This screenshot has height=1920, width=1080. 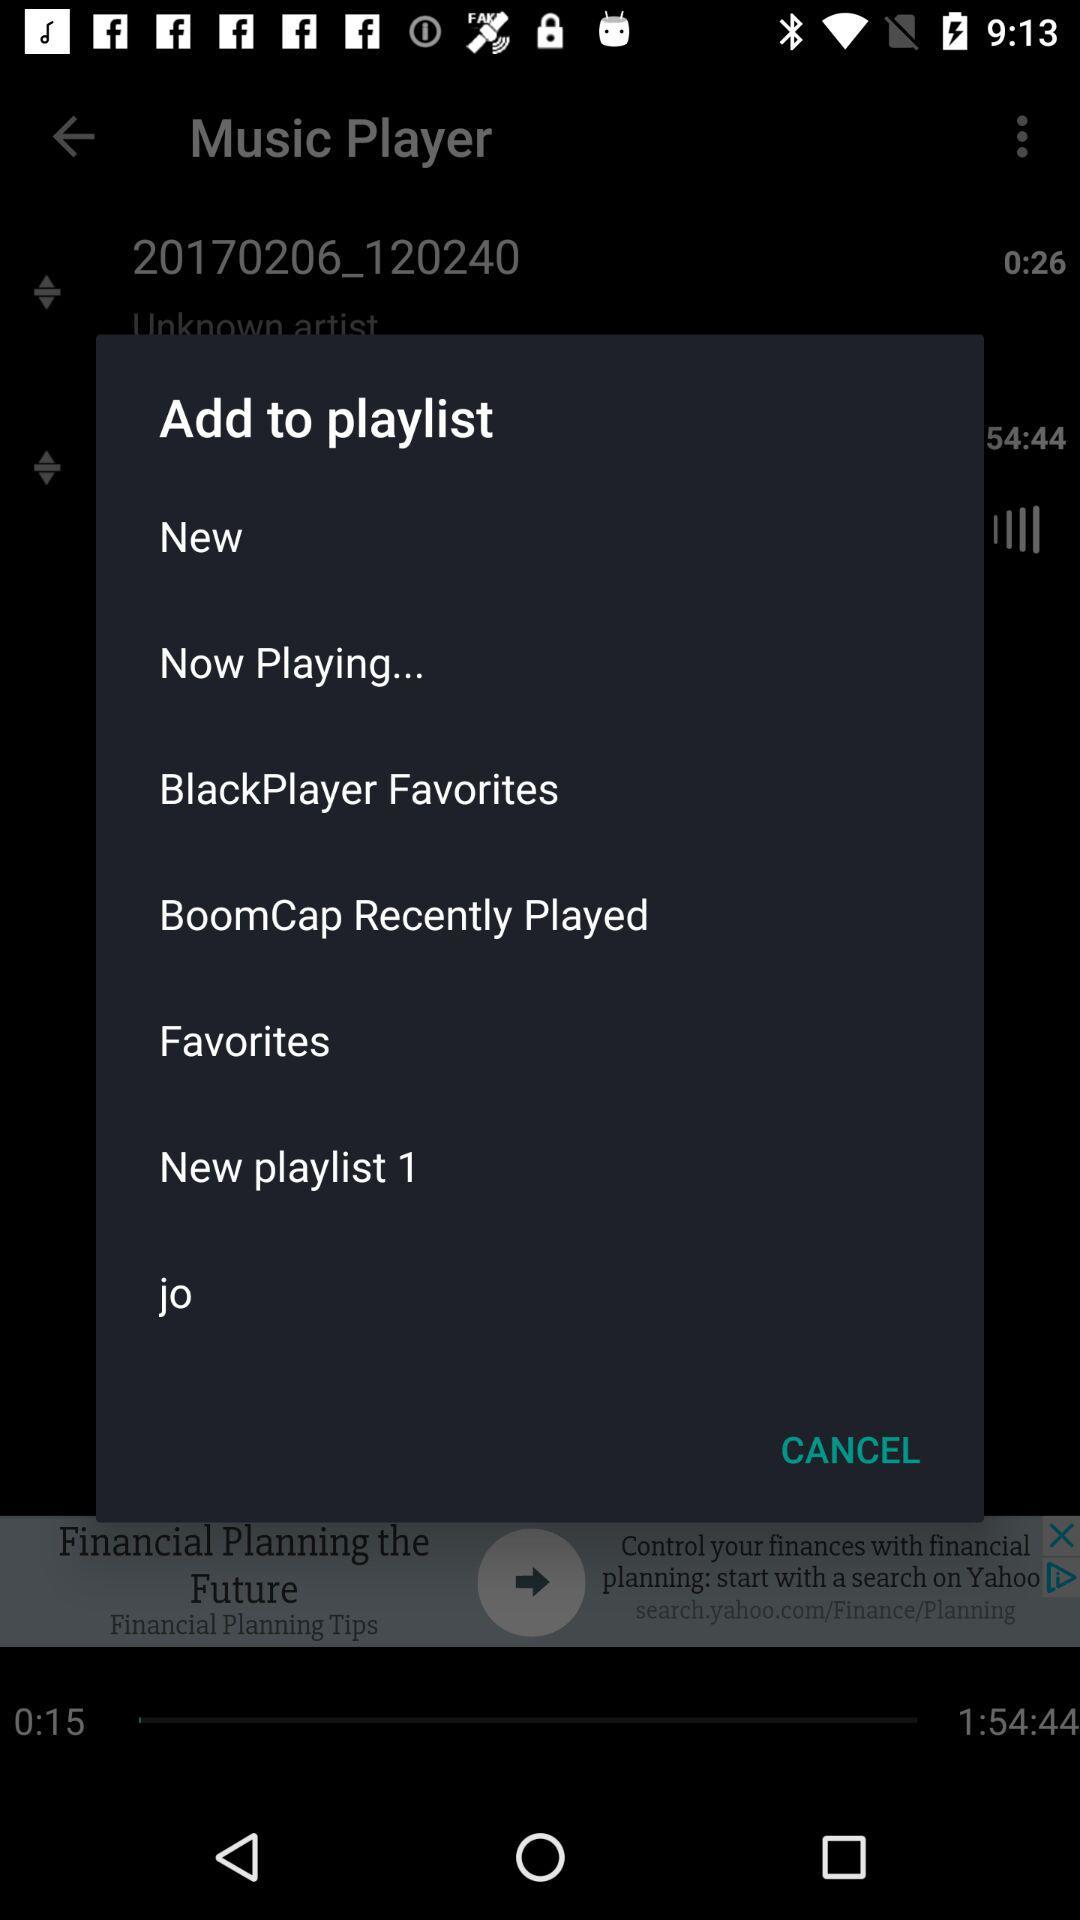 What do you see at coordinates (540, 1291) in the screenshot?
I see `the jo at the bottom` at bounding box center [540, 1291].